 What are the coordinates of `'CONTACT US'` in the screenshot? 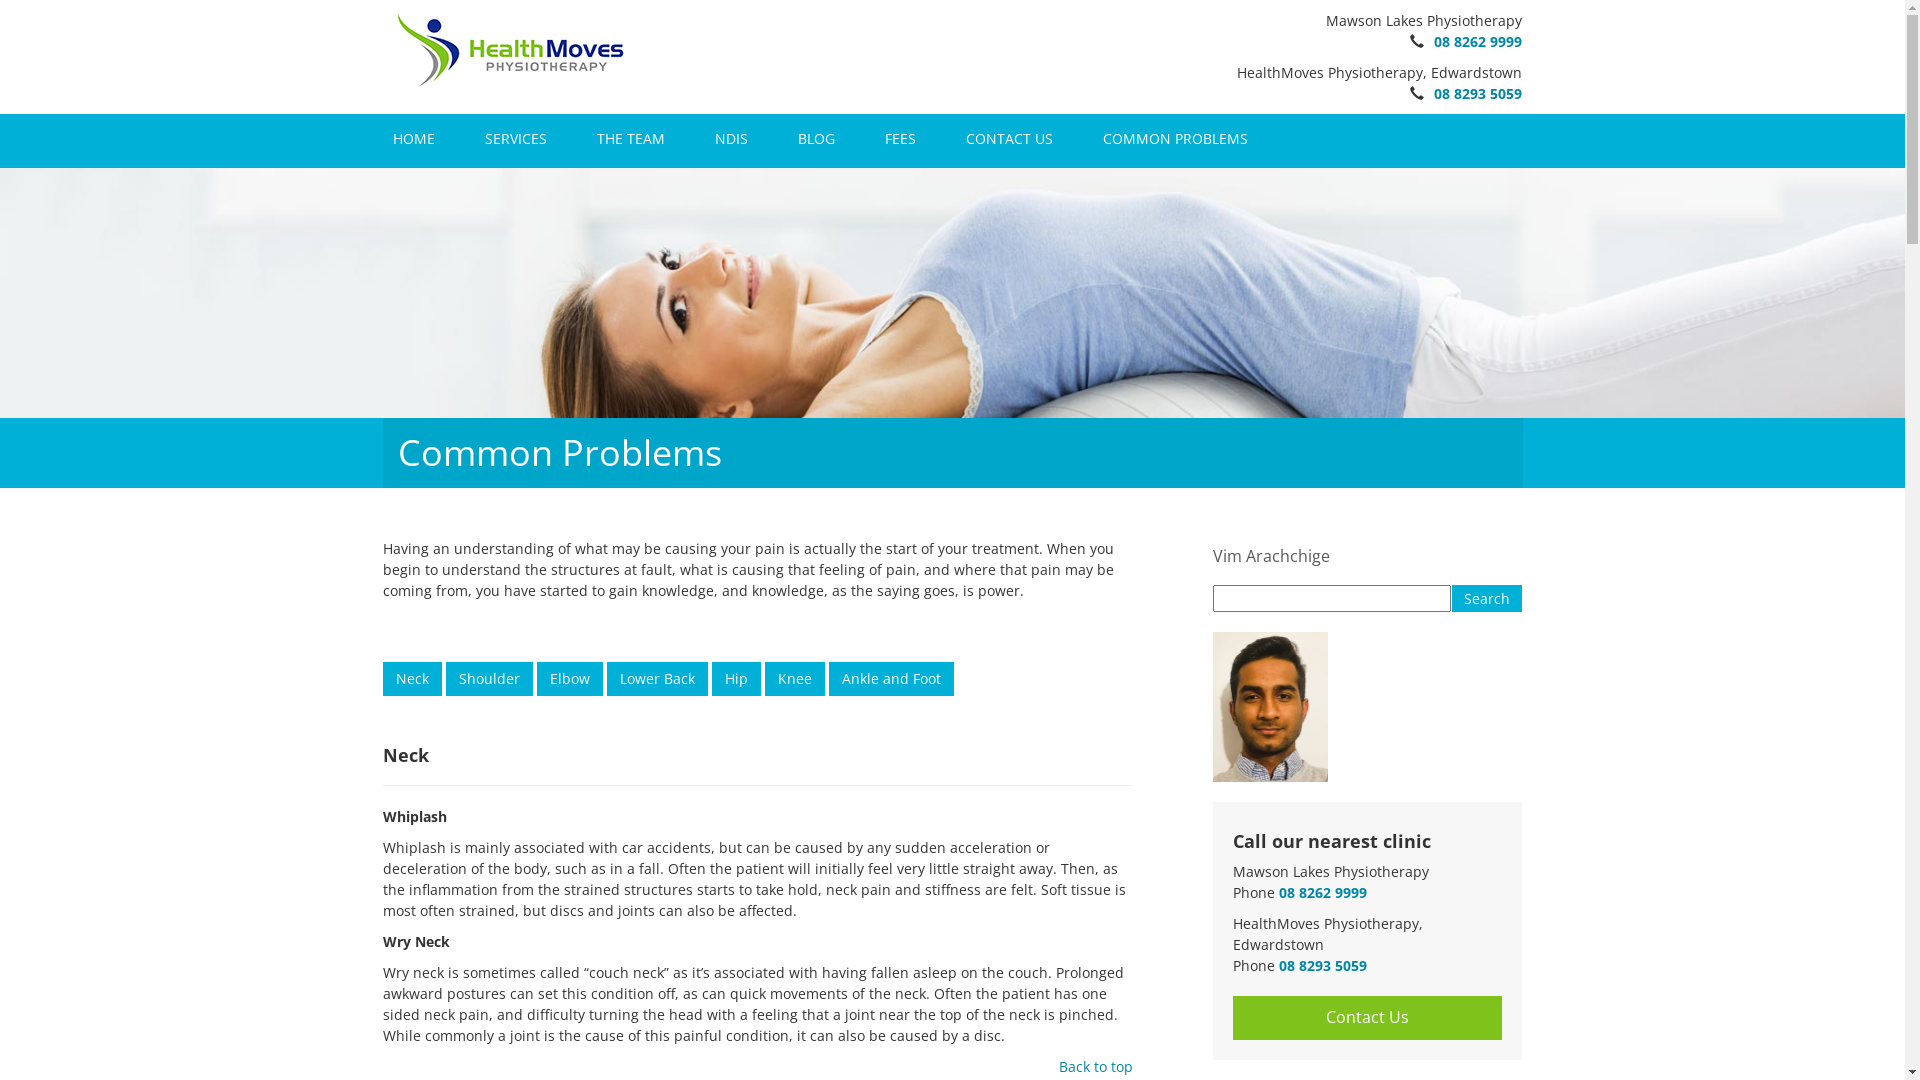 It's located at (954, 137).